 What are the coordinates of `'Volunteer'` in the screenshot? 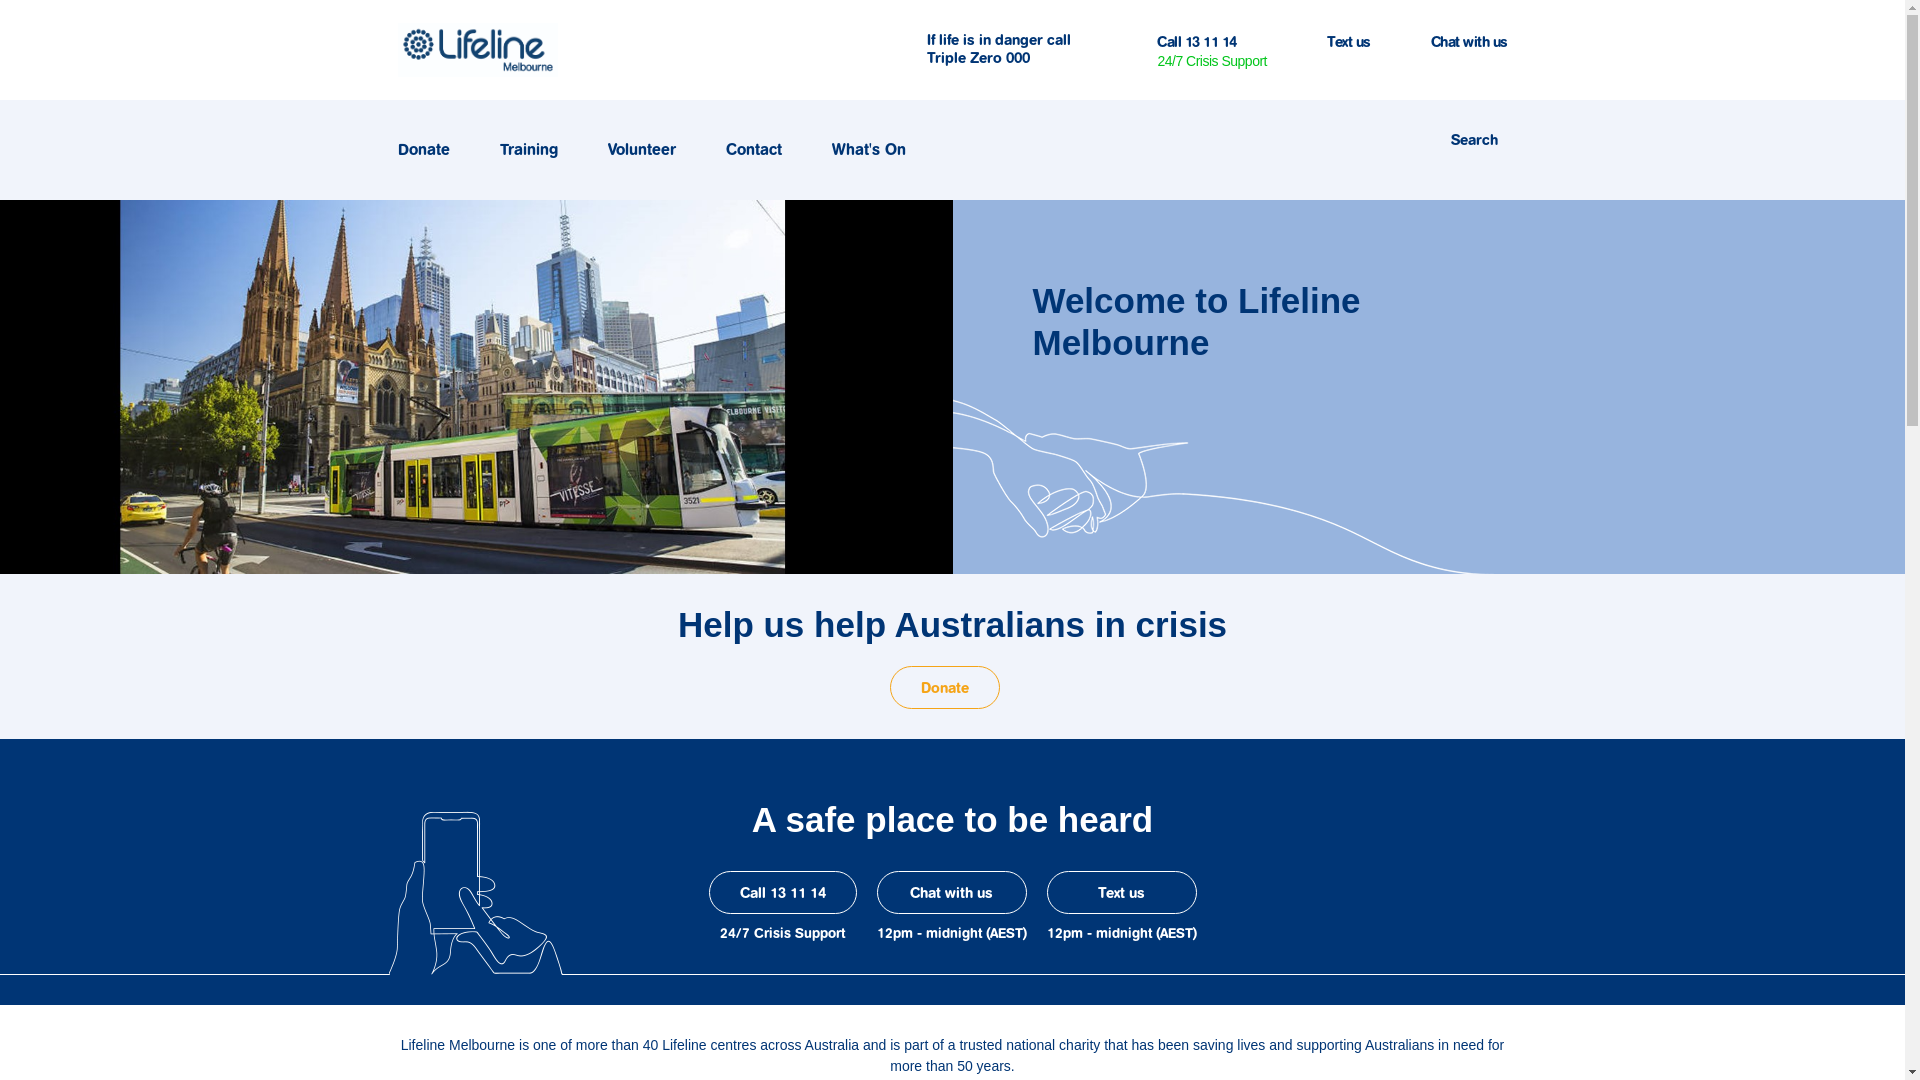 It's located at (651, 149).